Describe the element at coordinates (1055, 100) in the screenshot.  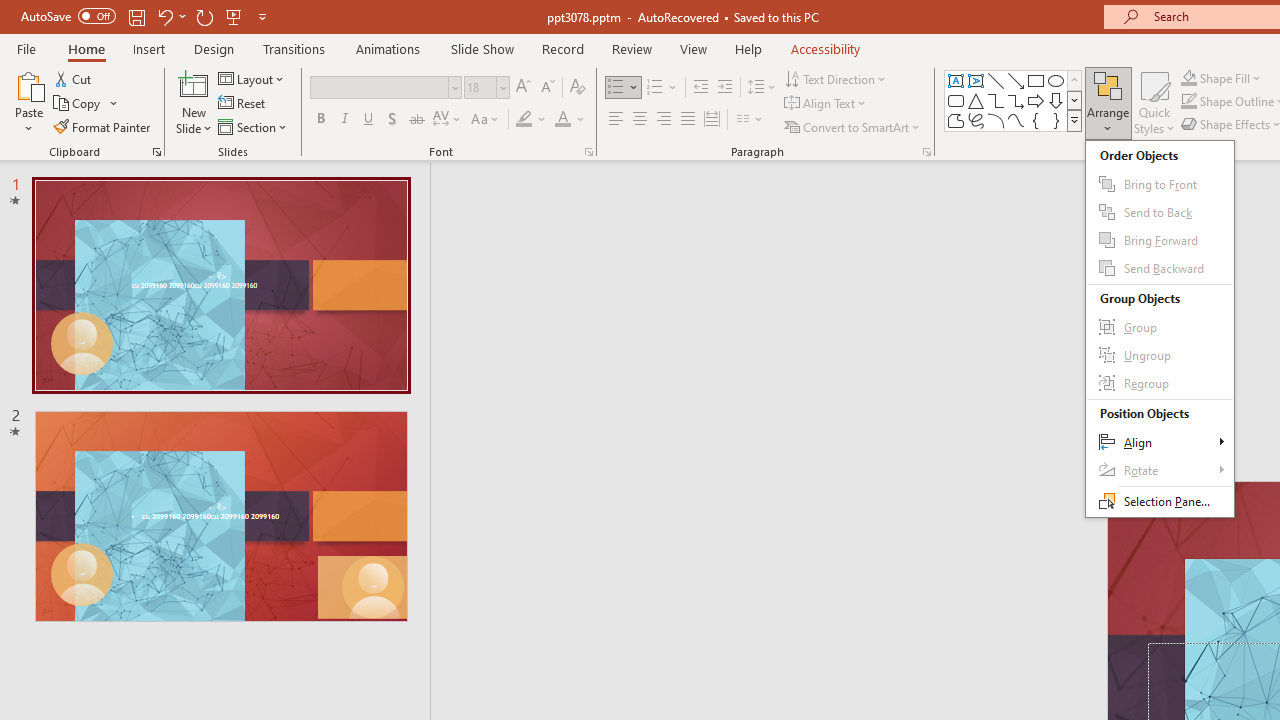
I see `'Arrow: Down'` at that location.